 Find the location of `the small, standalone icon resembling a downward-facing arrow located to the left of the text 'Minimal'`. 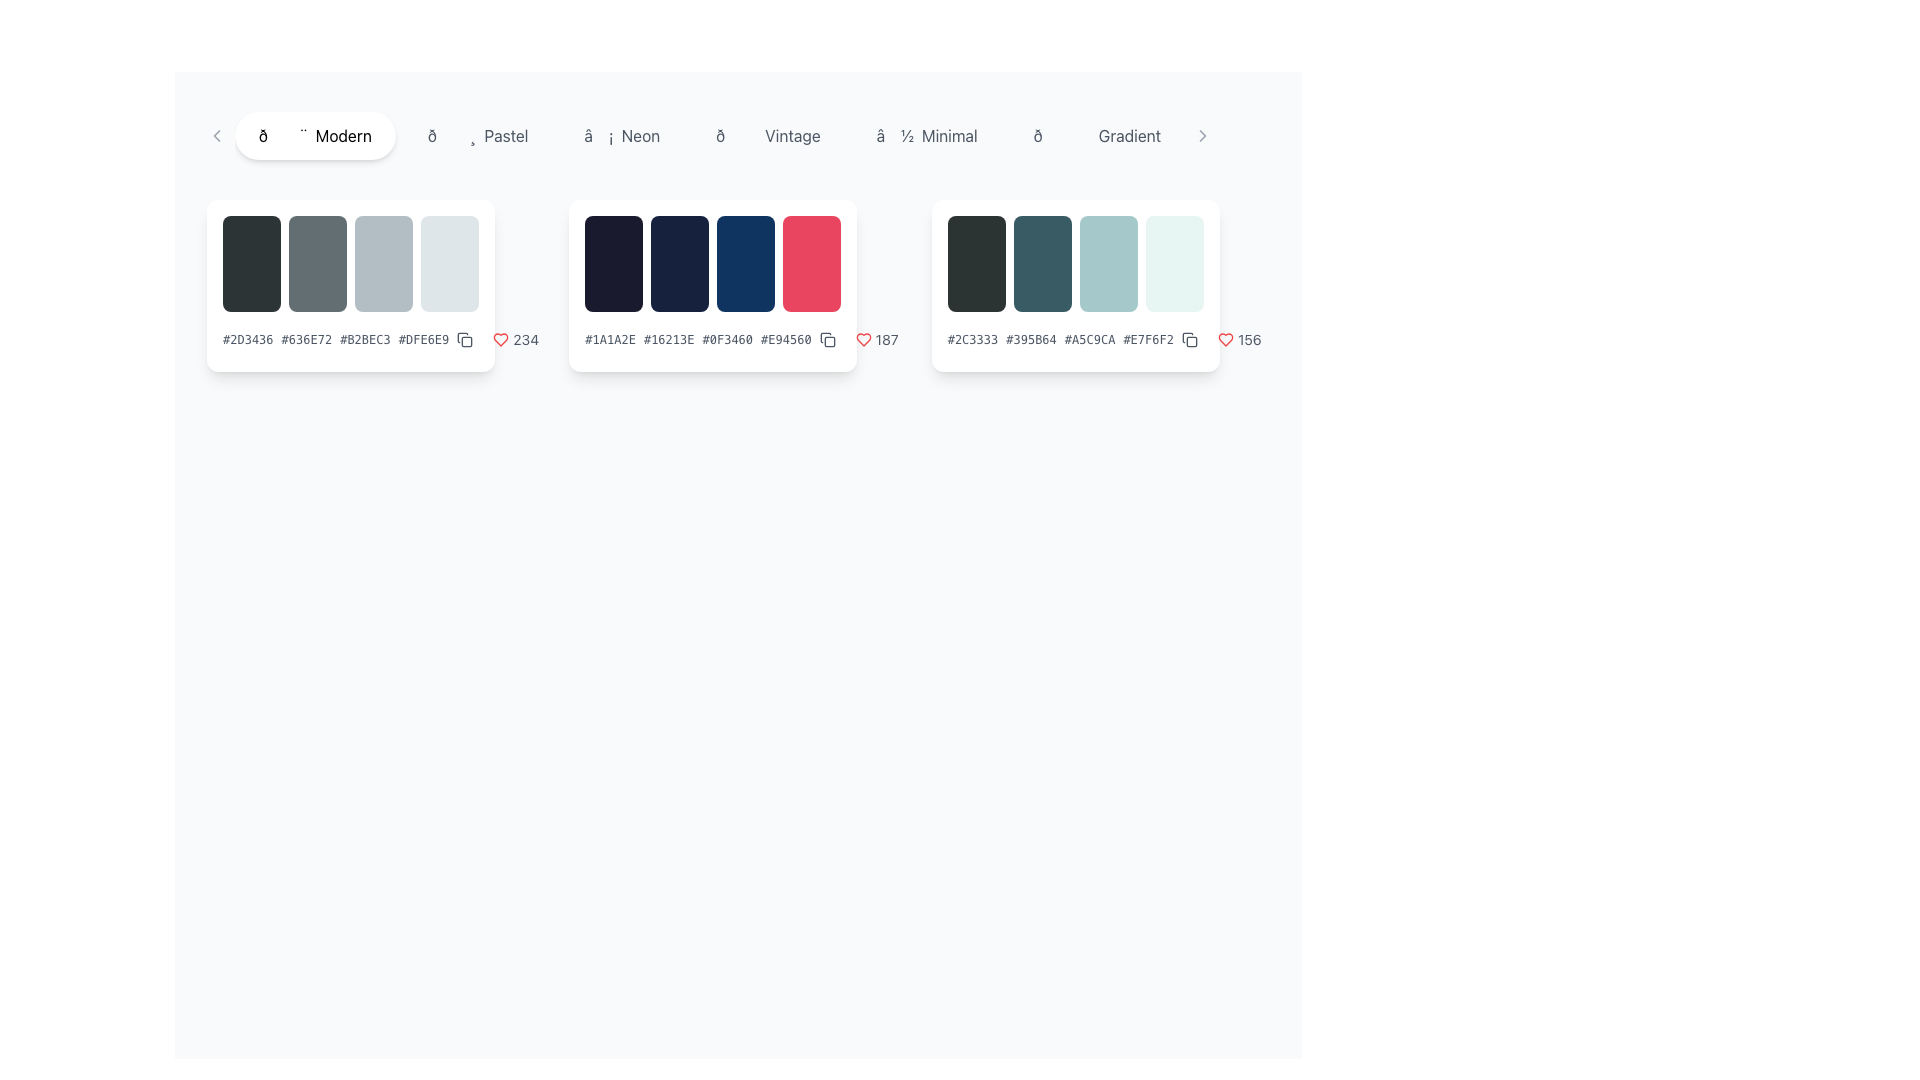

the small, standalone icon resembling a downward-facing arrow located to the left of the text 'Minimal' is located at coordinates (894, 135).